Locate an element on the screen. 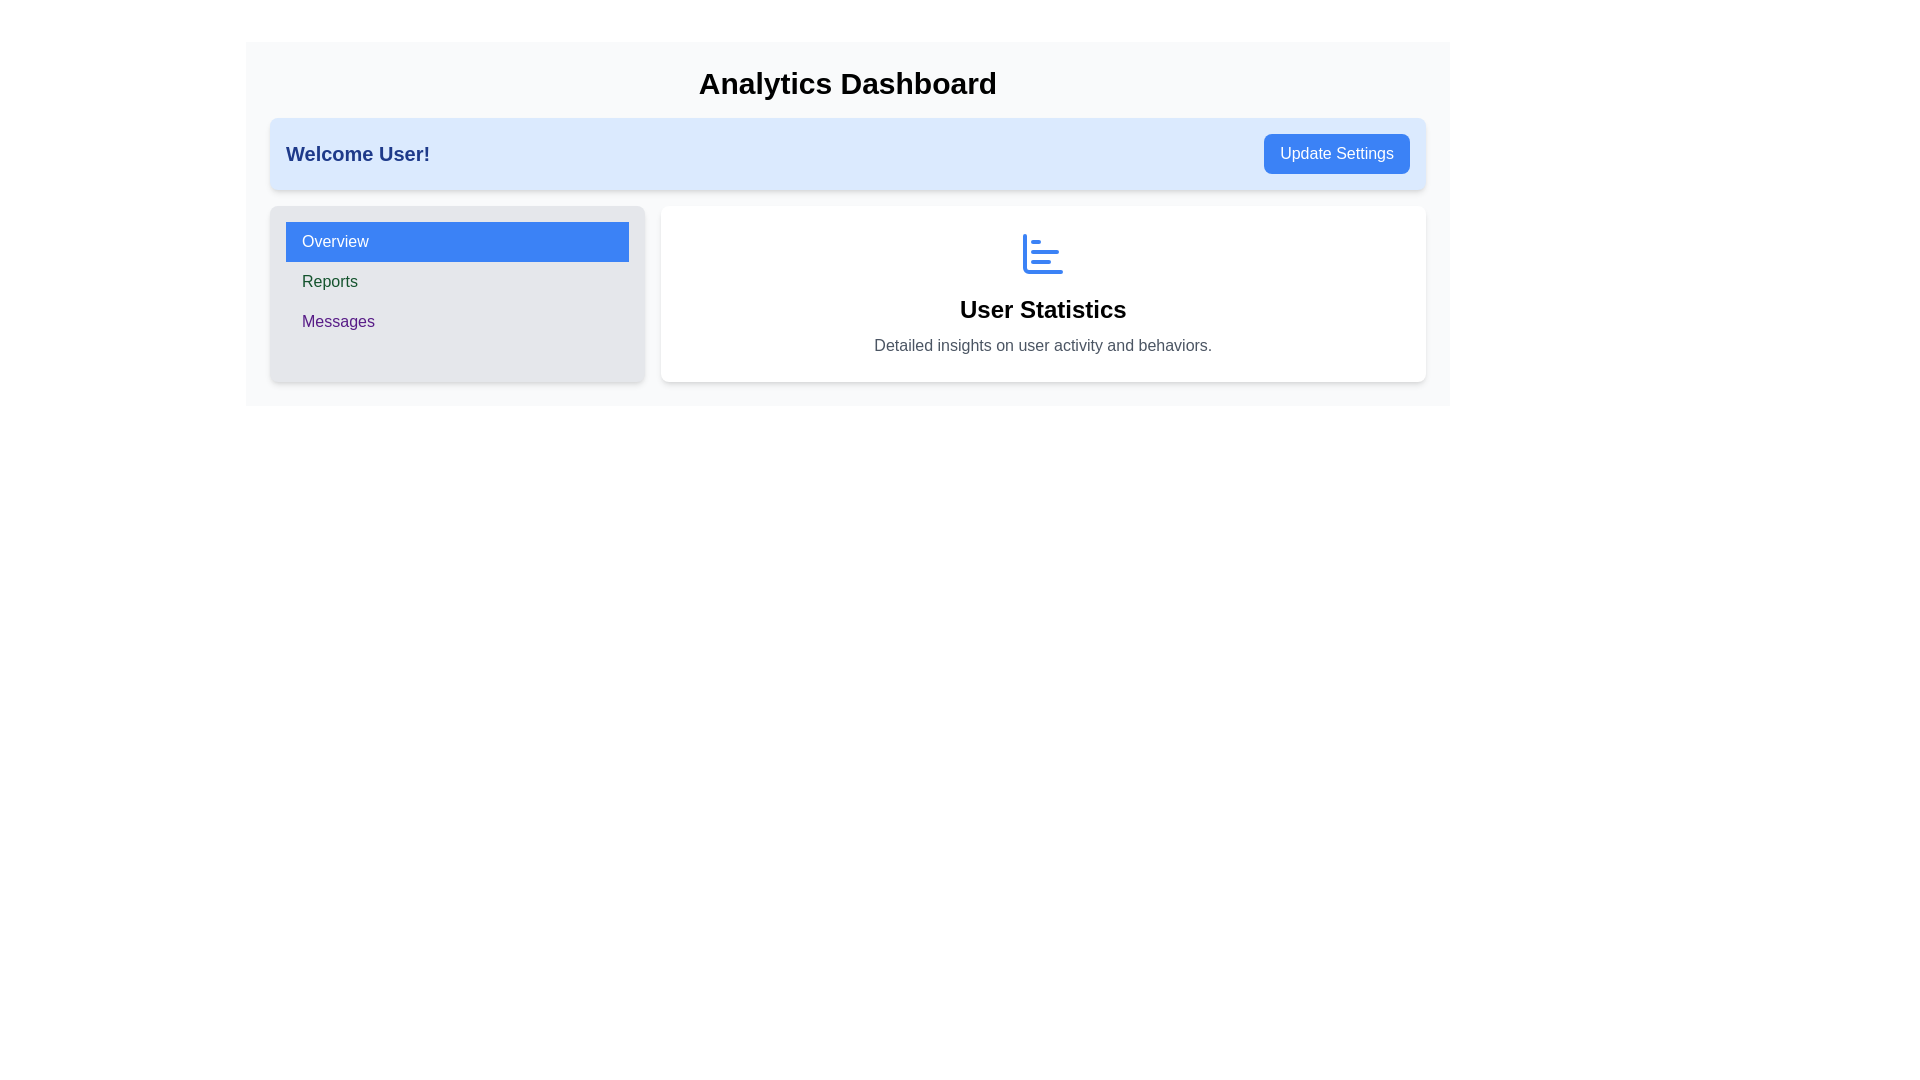 The height and width of the screenshot is (1080, 1920). the third button in the left-side panel is located at coordinates (456, 320).